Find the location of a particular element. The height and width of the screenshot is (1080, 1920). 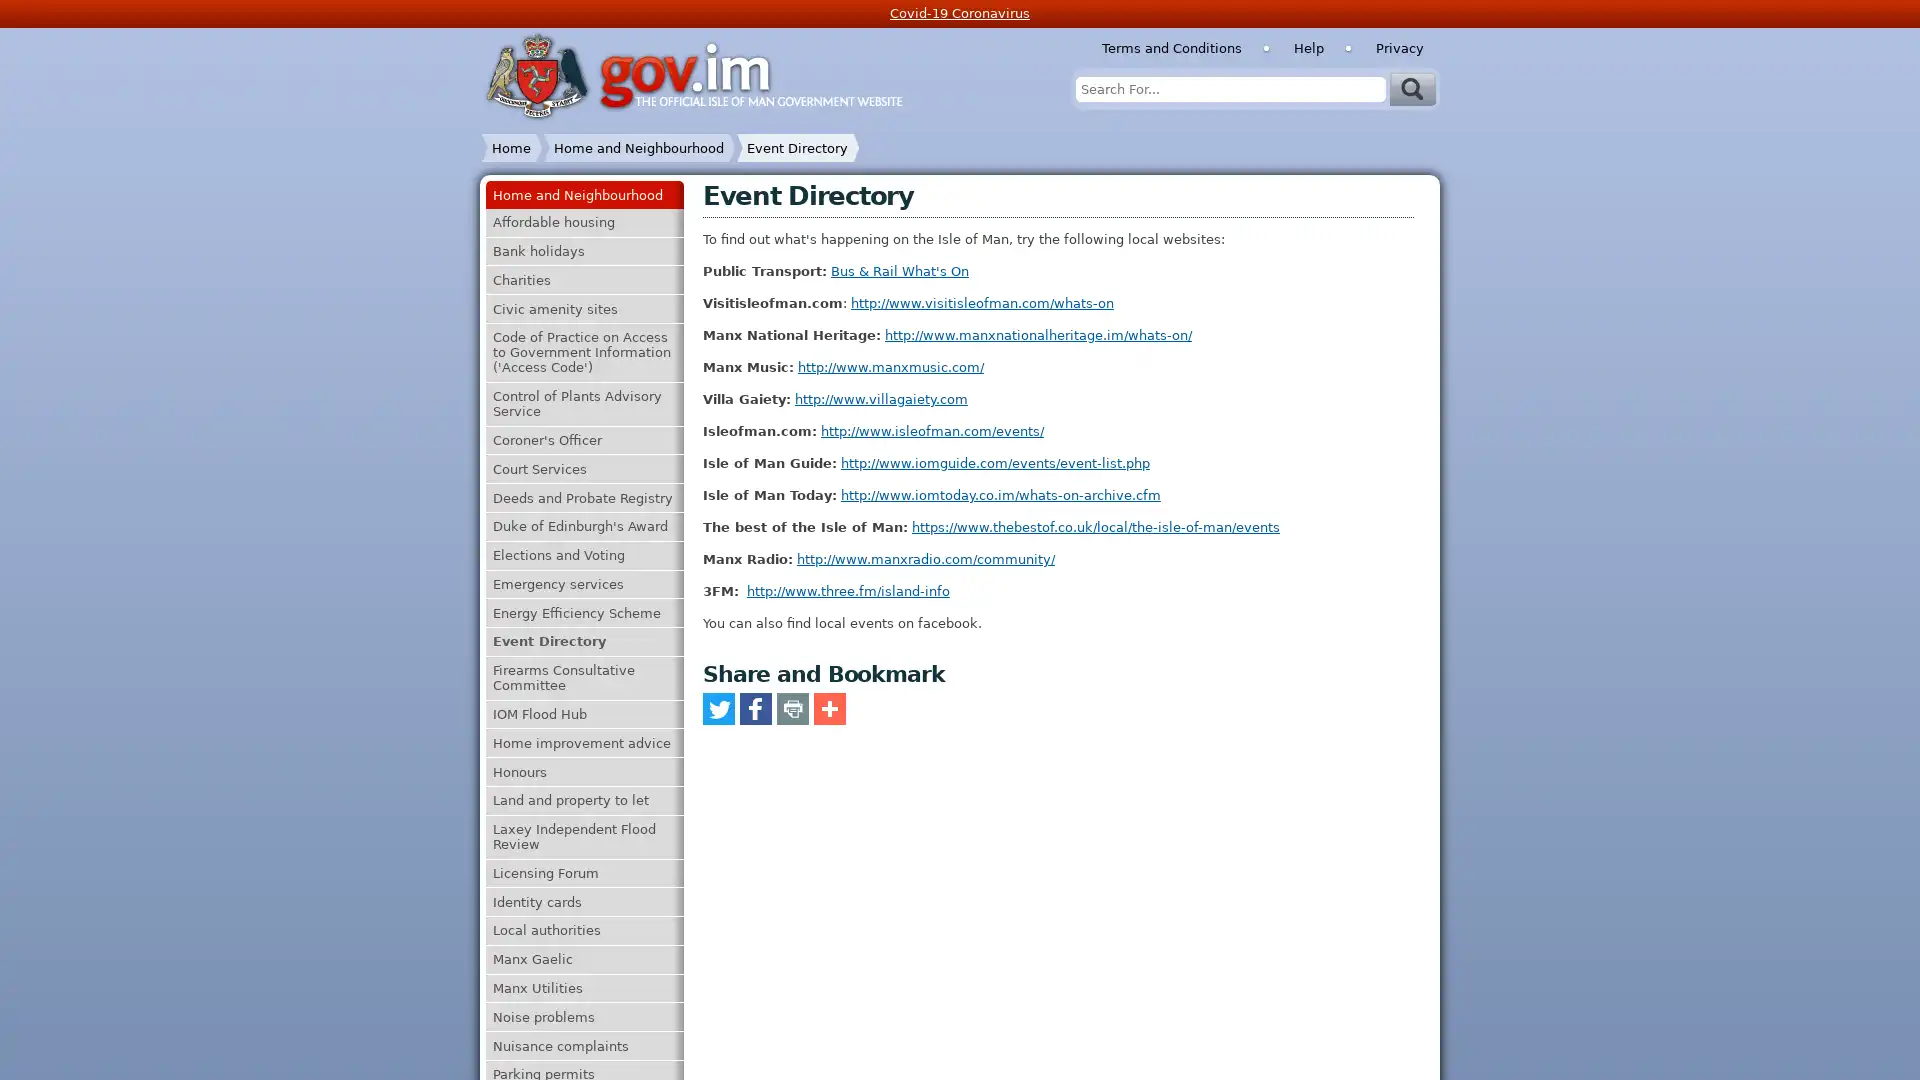

Search is located at coordinates (1411, 87).